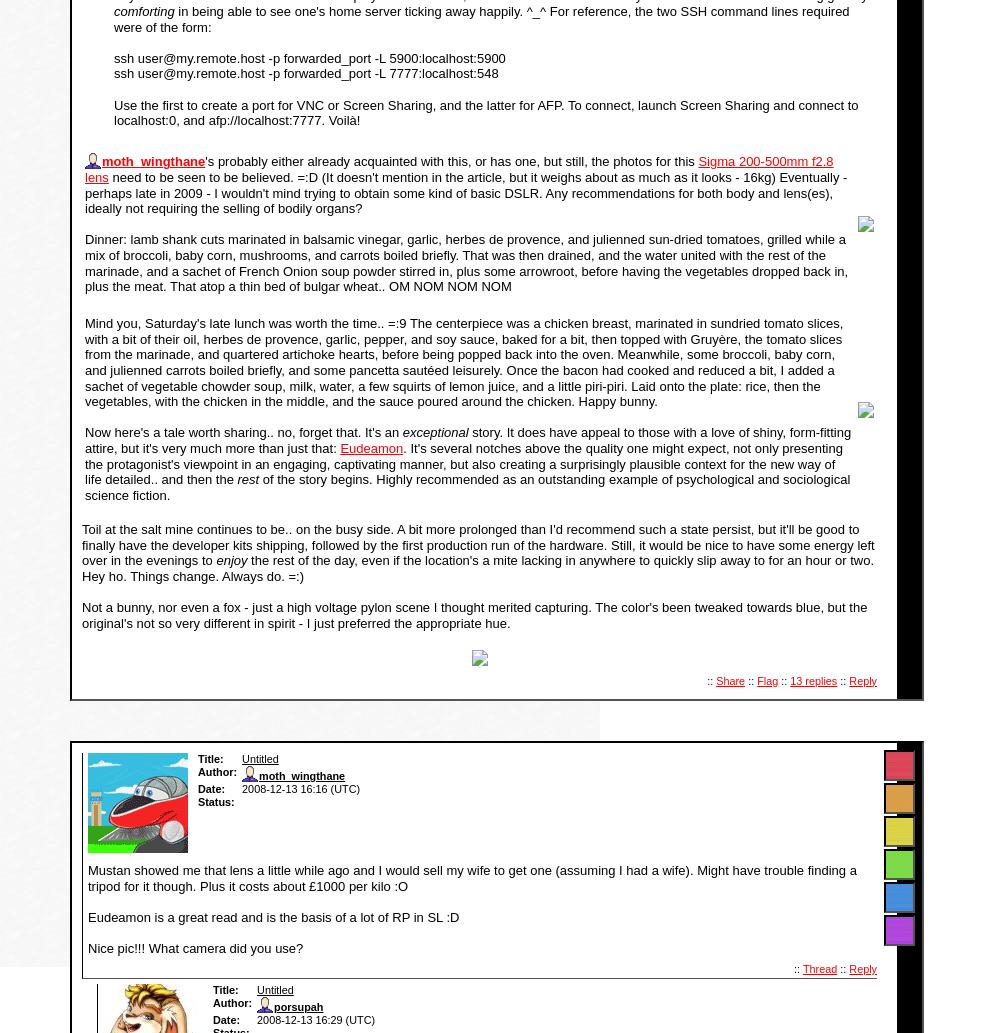  I want to click on '2008-12-13 16:29 (UTC)', so click(315, 1017).